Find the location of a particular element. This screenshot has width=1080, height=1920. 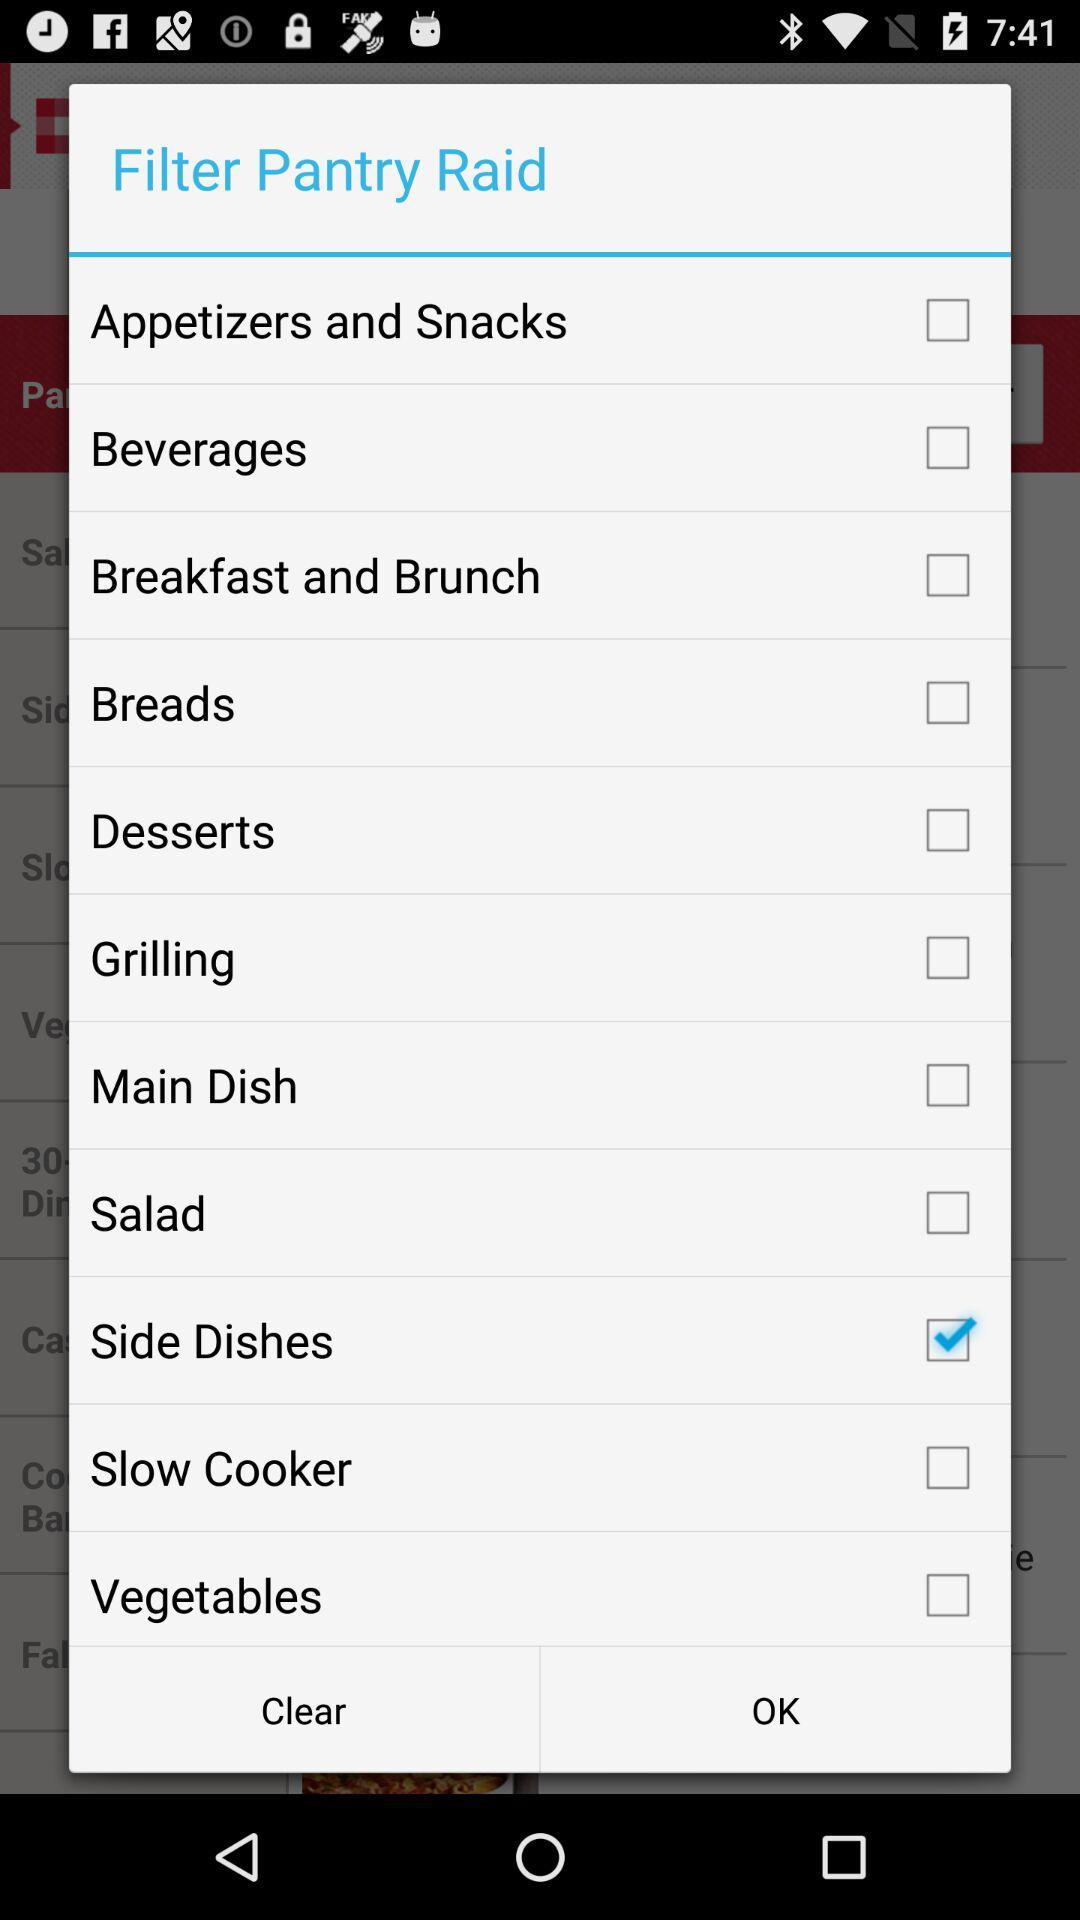

beverages checkbox is located at coordinates (540, 446).